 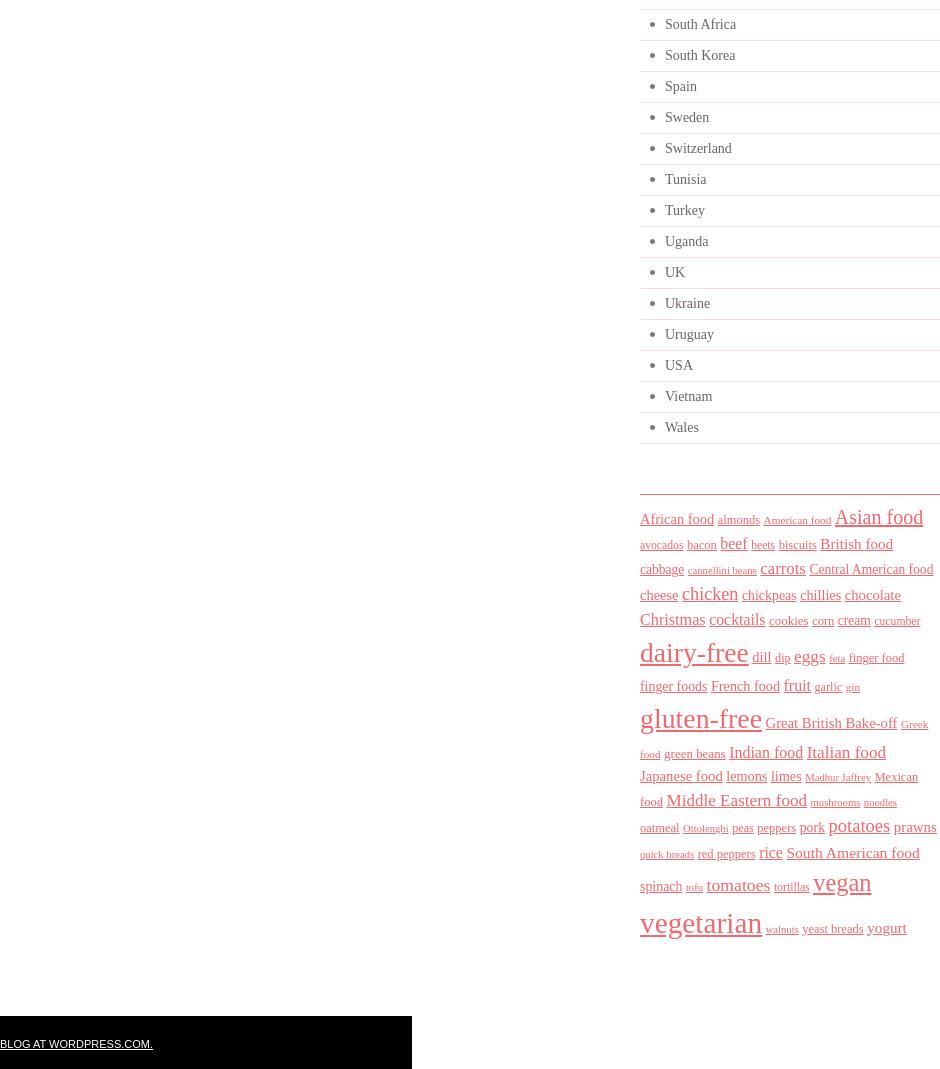 What do you see at coordinates (827, 826) in the screenshot?
I see `'potatoes'` at bounding box center [827, 826].